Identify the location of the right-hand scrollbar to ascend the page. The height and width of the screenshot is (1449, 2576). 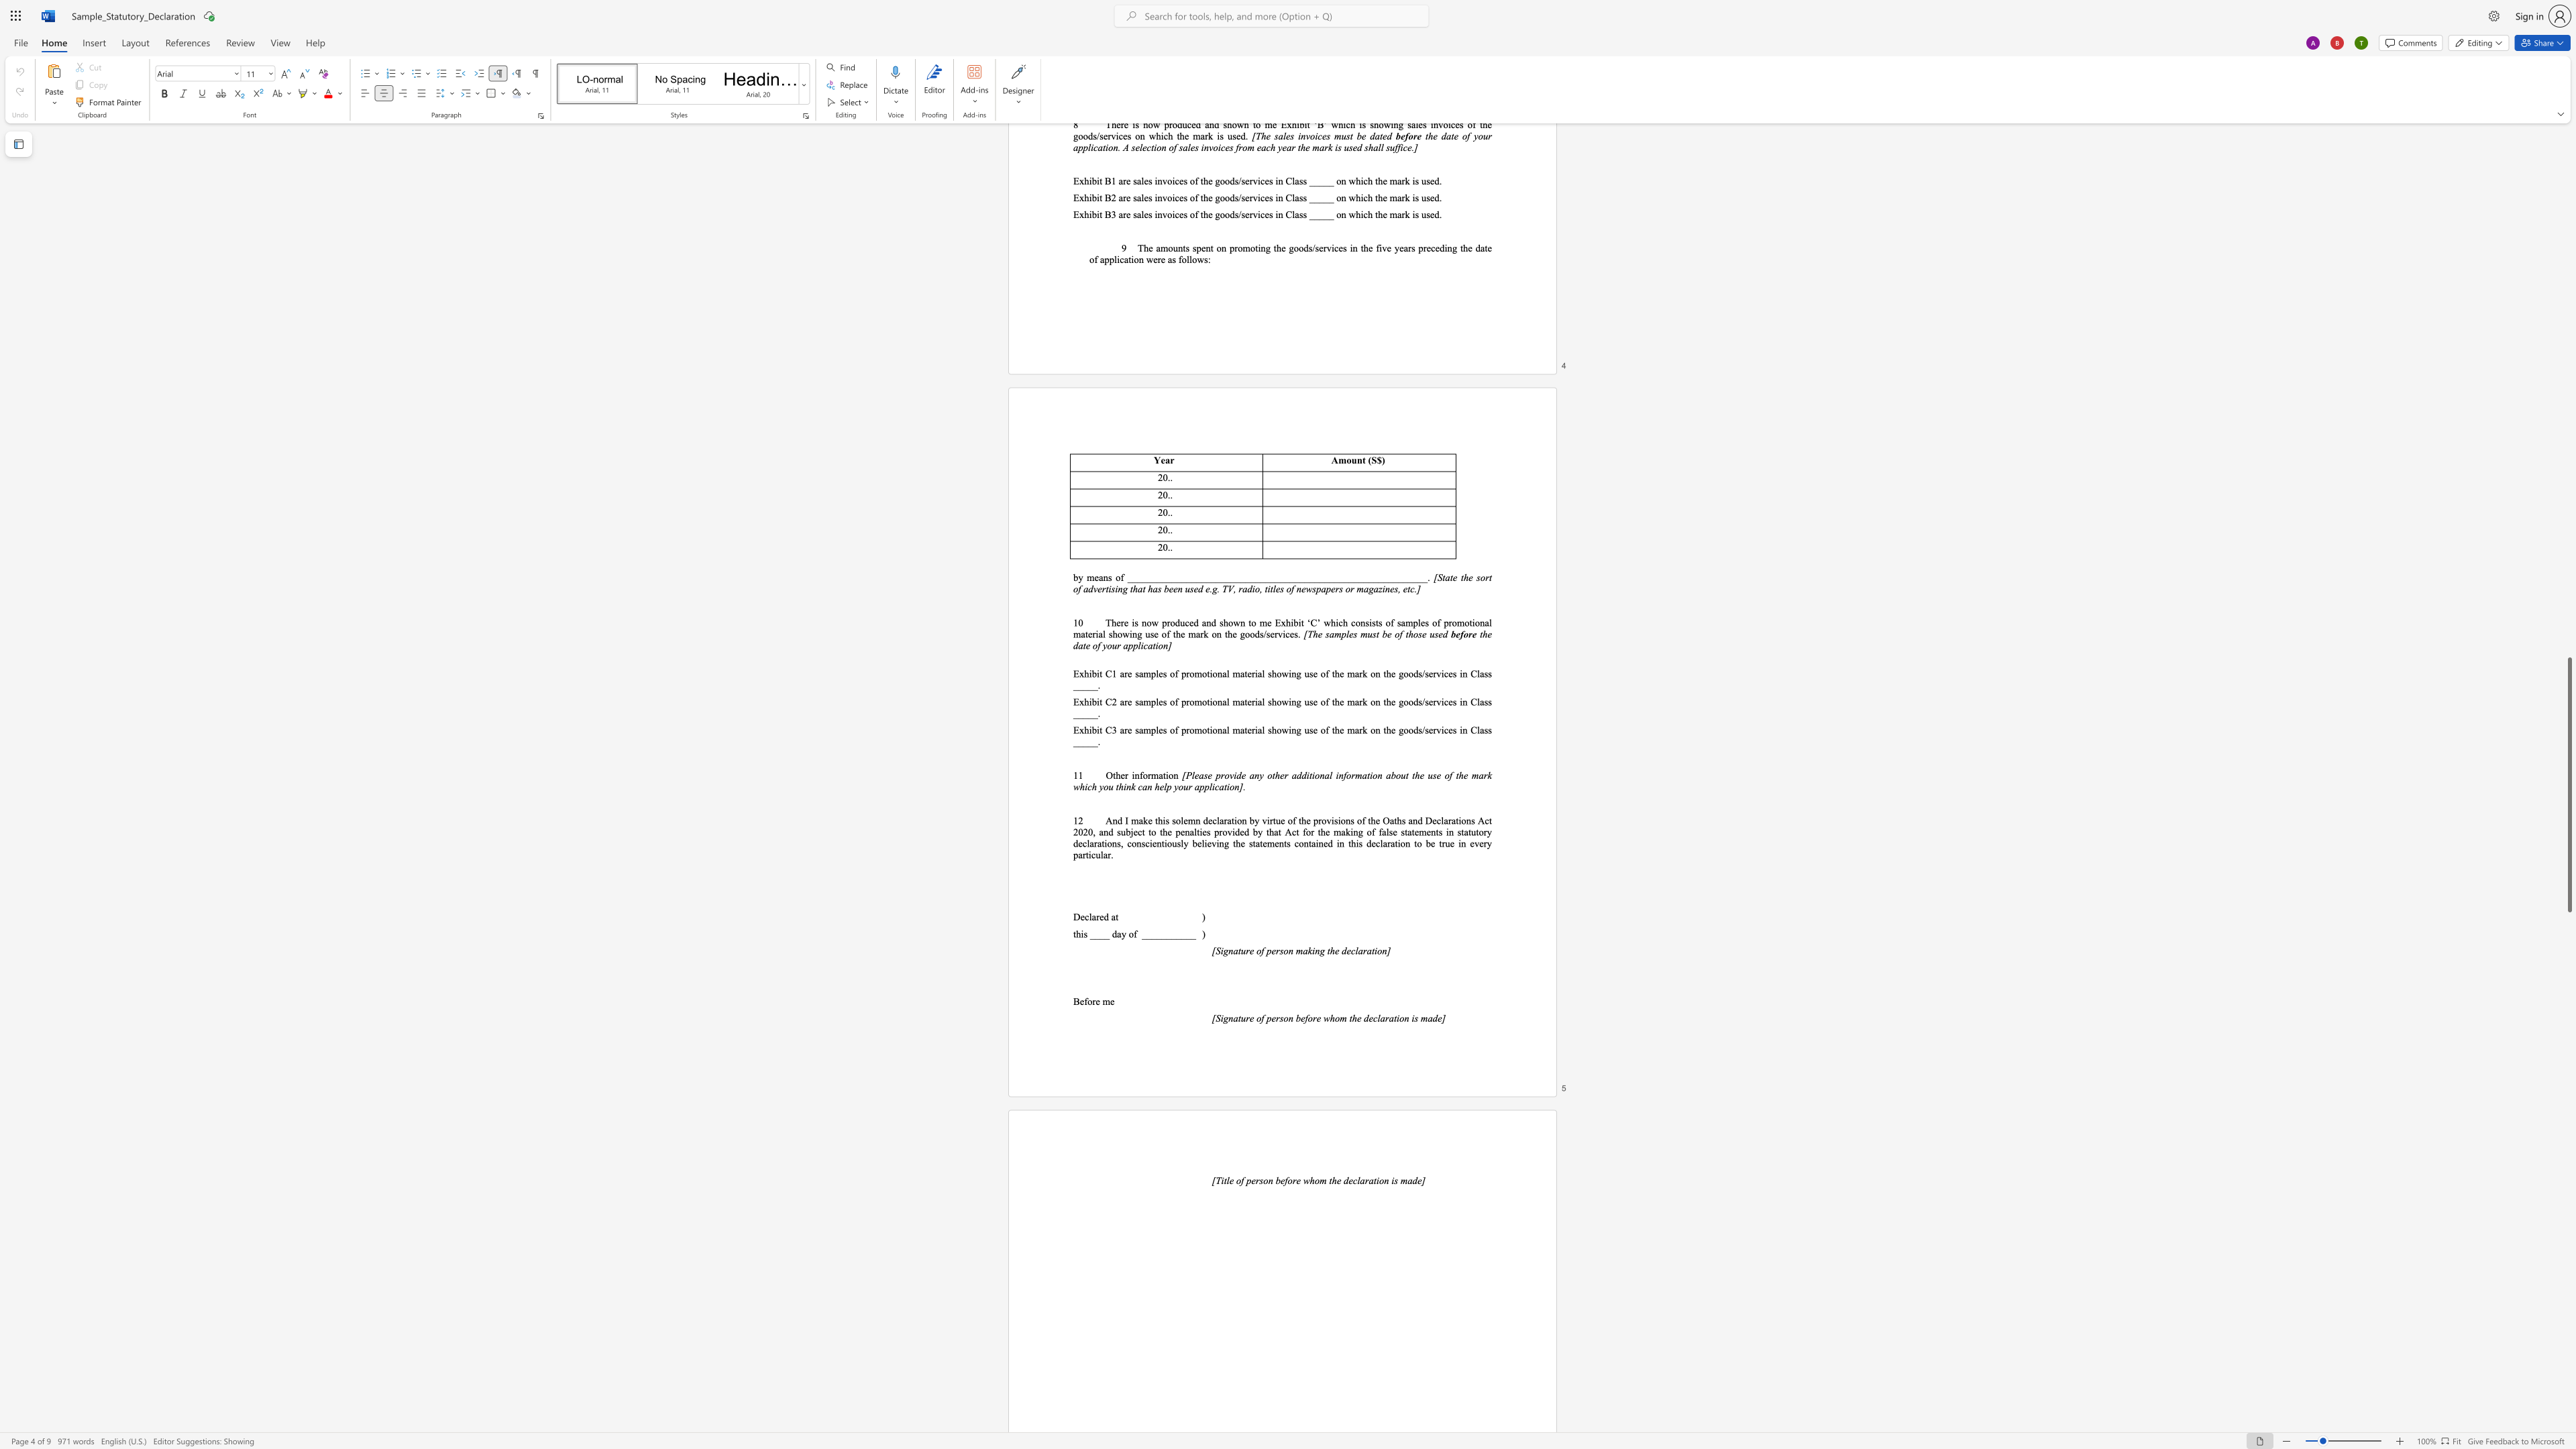
(2568, 899).